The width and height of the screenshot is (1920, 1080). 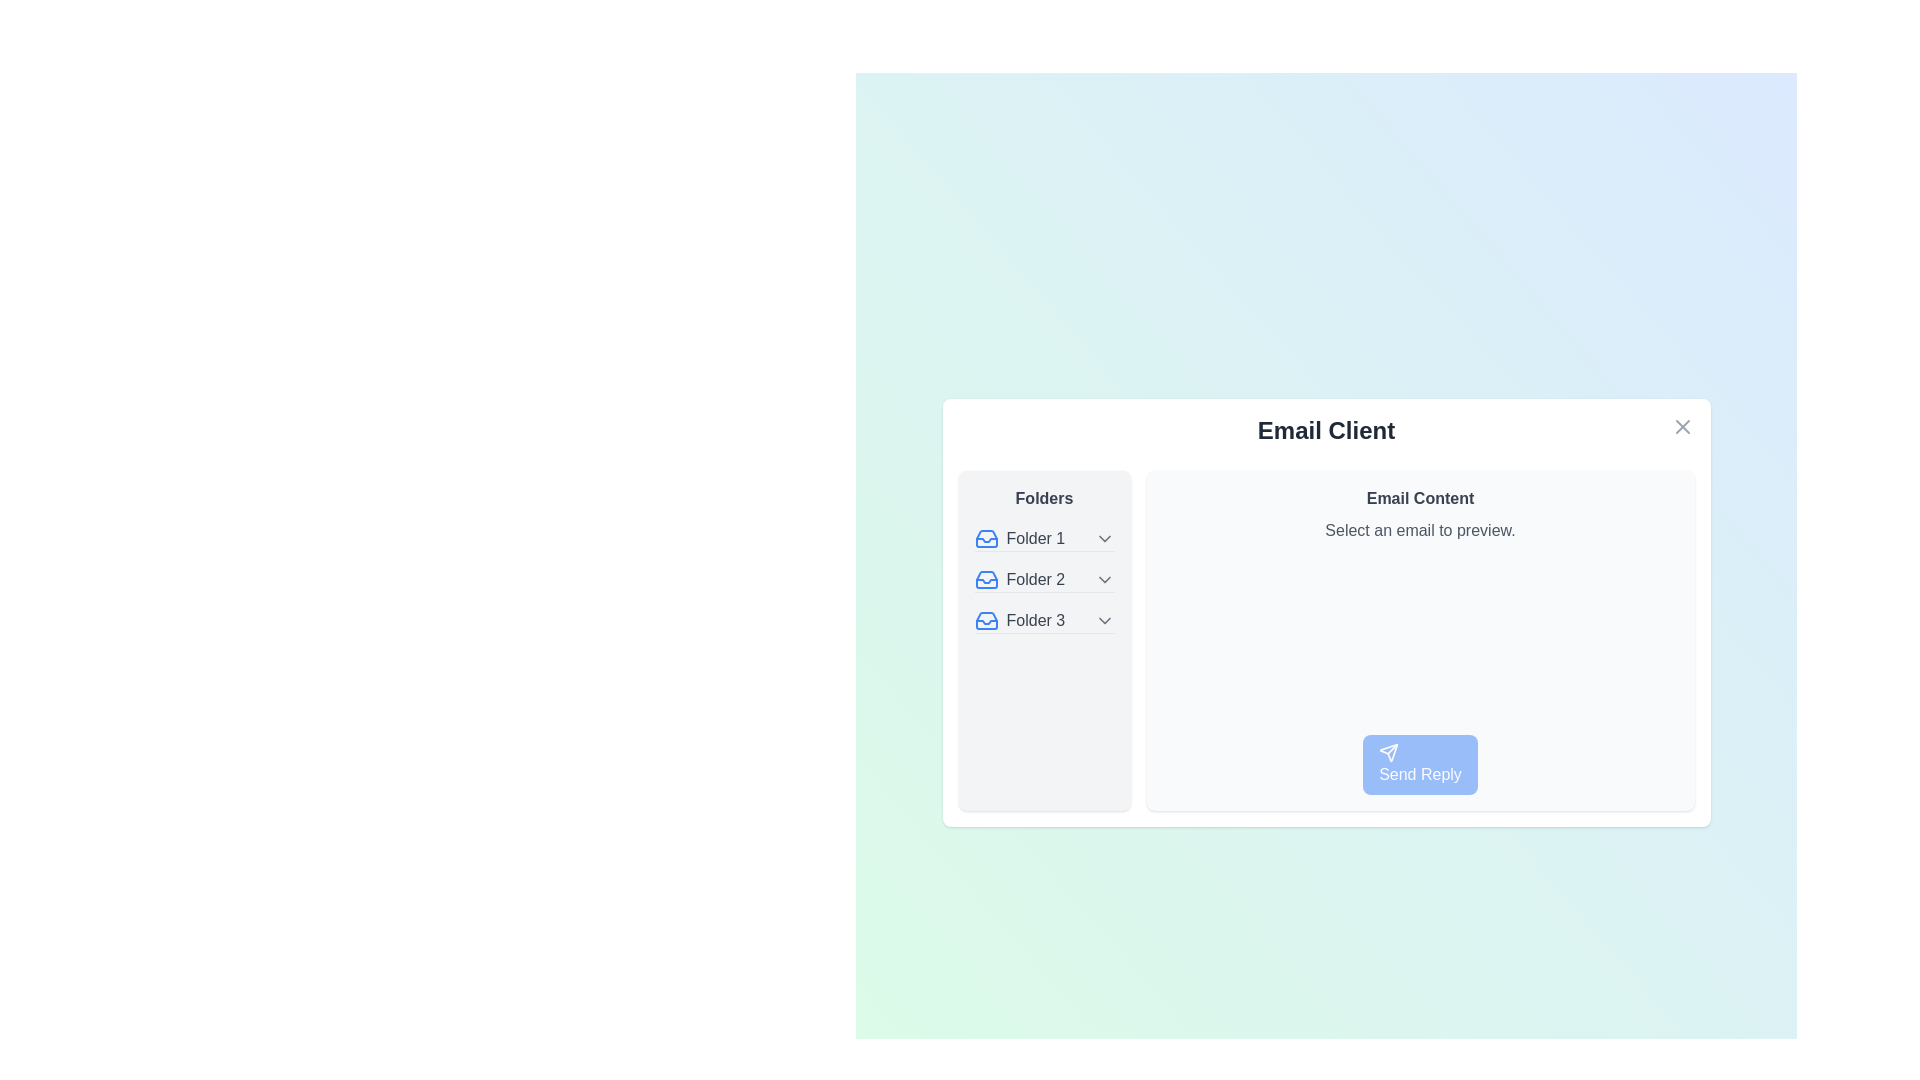 What do you see at coordinates (1043, 579) in the screenshot?
I see `the second list item labeled 'Folder 2' in the sidebar panel` at bounding box center [1043, 579].